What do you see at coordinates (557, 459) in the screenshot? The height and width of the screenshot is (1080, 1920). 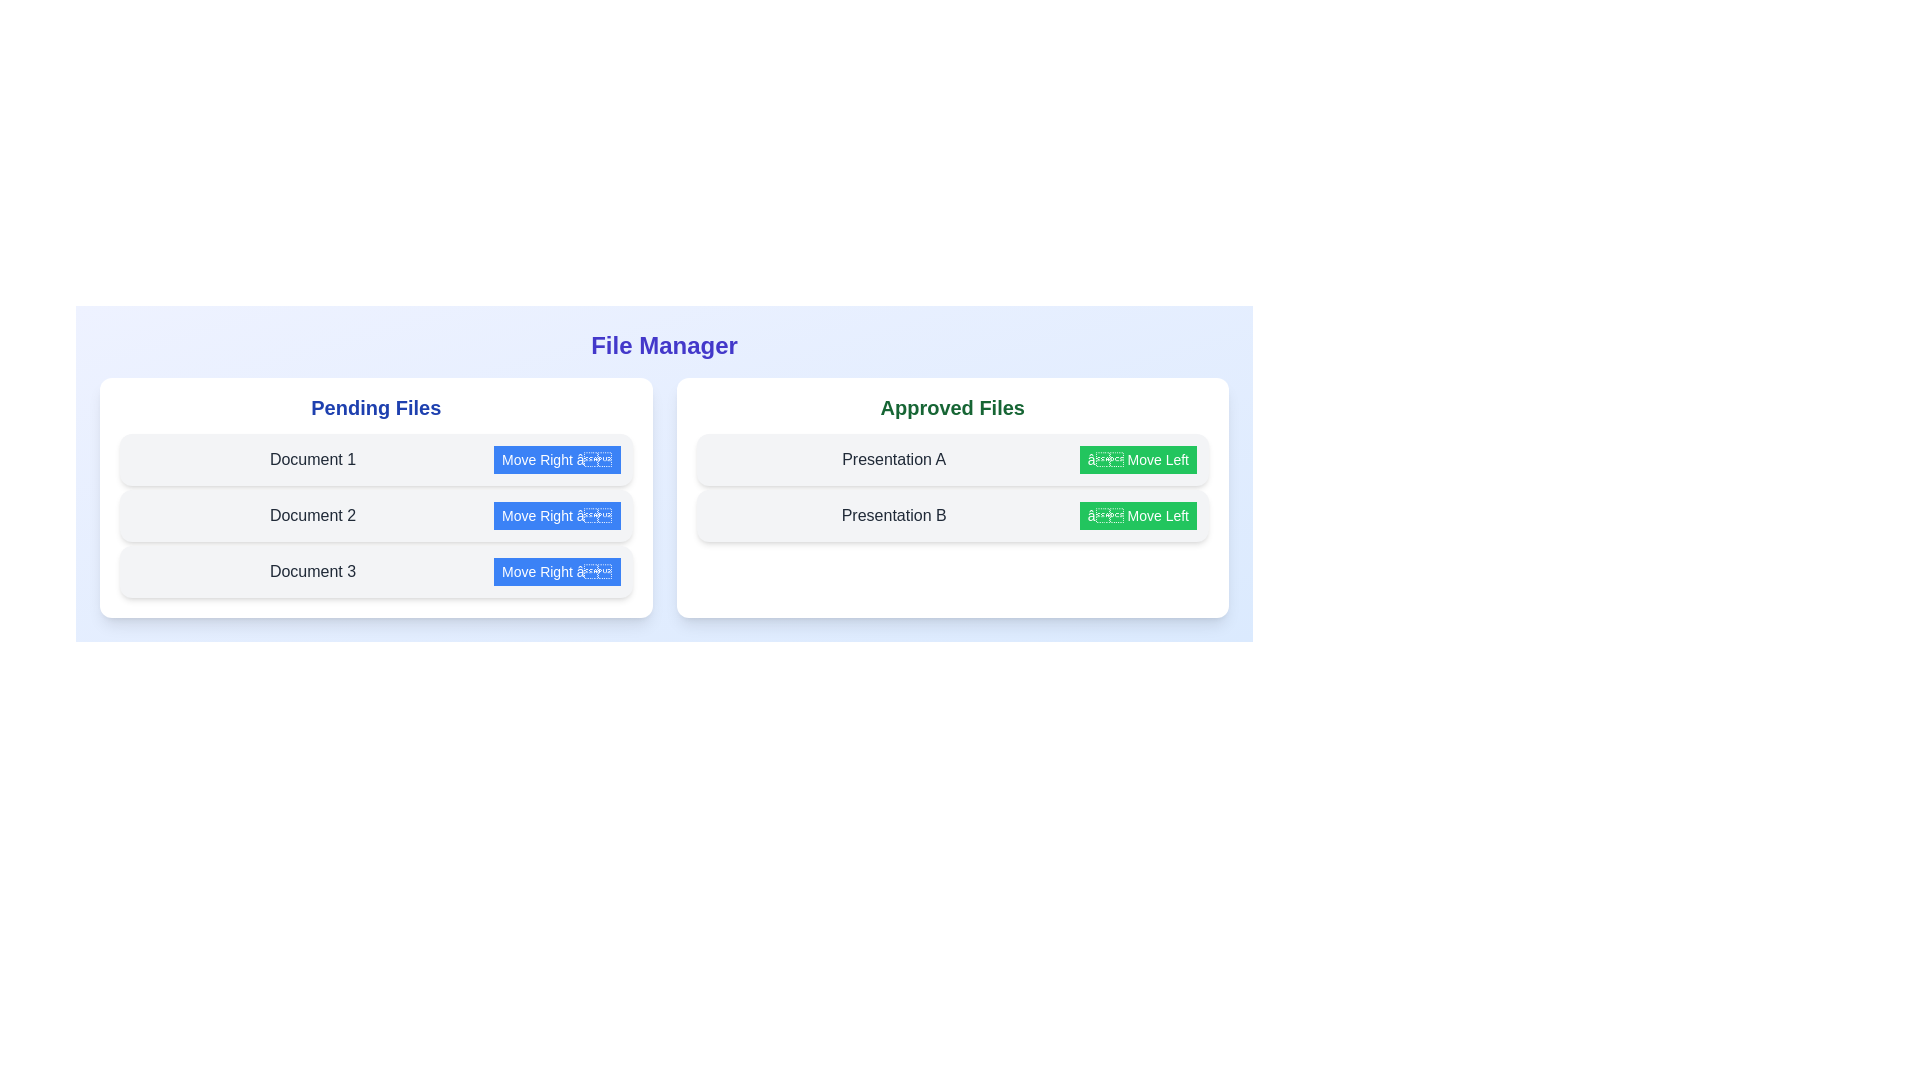 I see `button to transfer Document 1 to the other list` at bounding box center [557, 459].